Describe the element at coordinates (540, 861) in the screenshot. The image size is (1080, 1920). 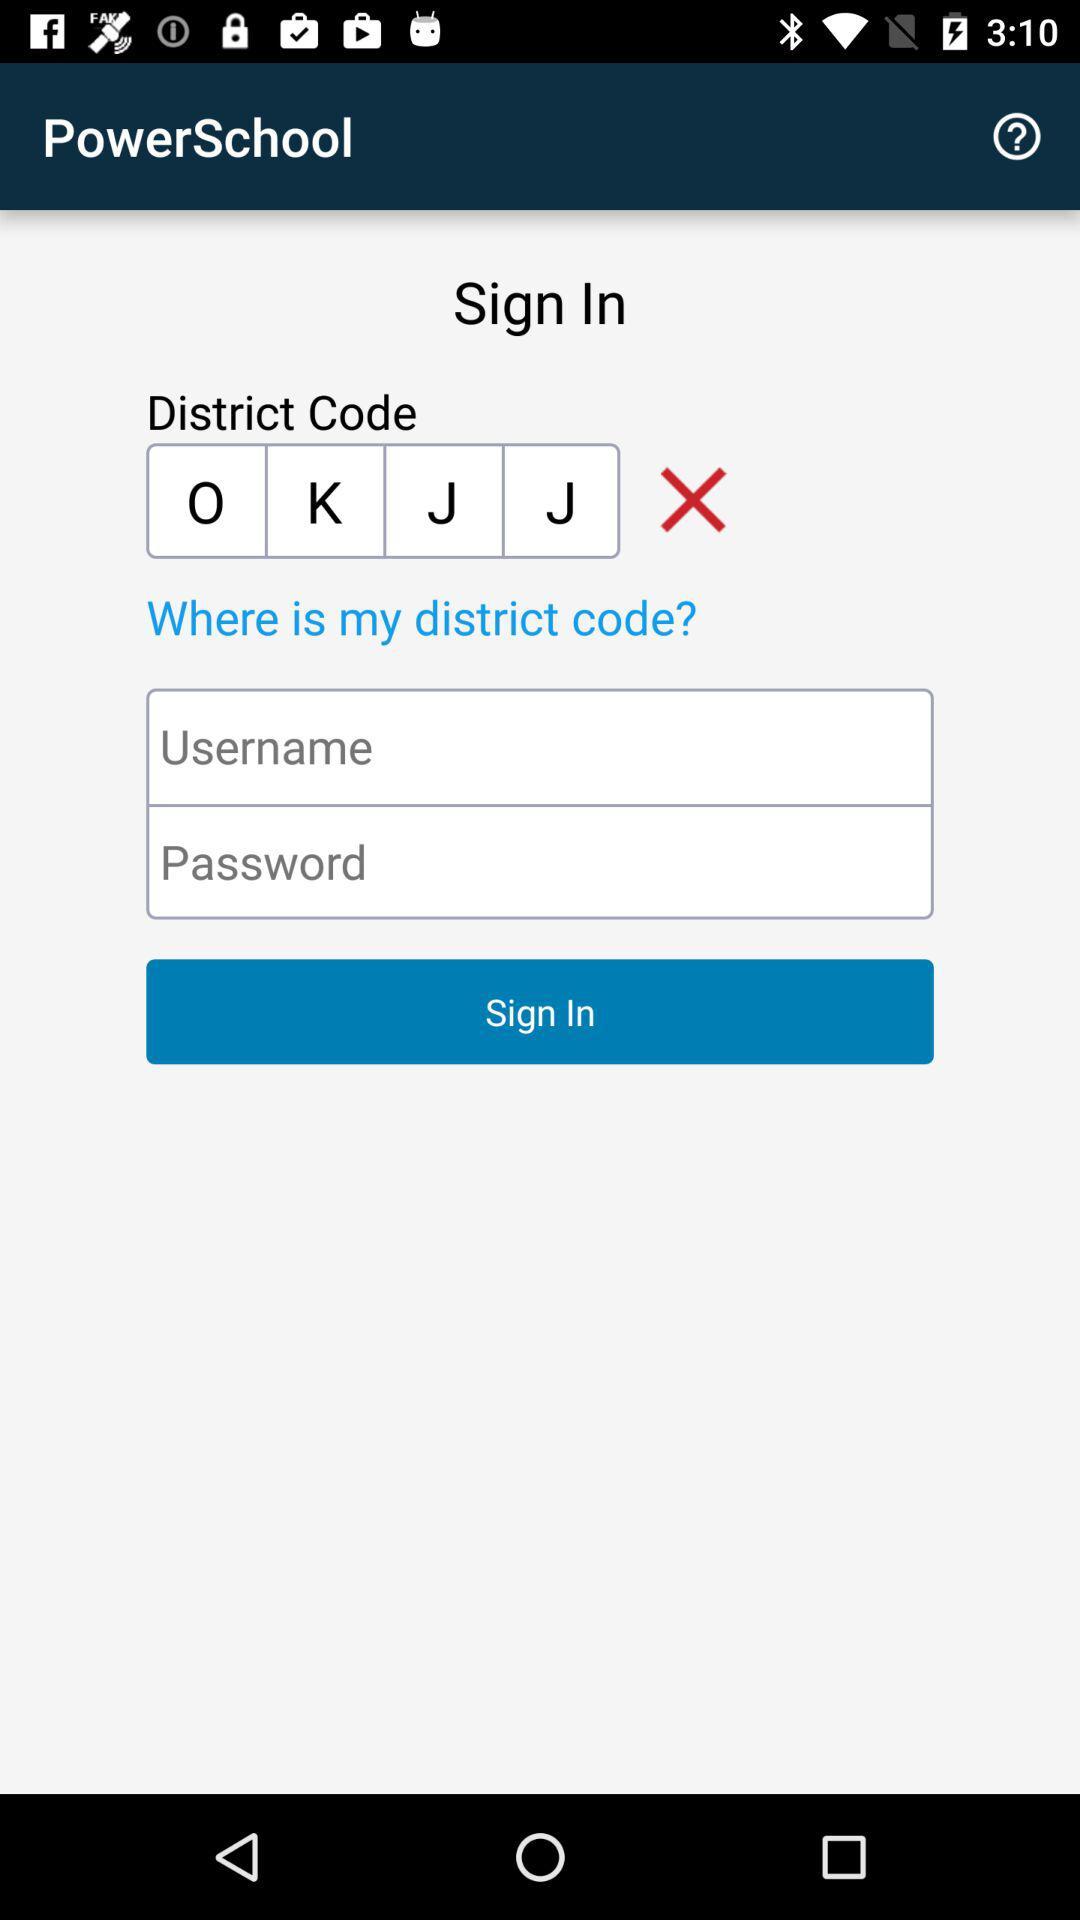
I see `password` at that location.